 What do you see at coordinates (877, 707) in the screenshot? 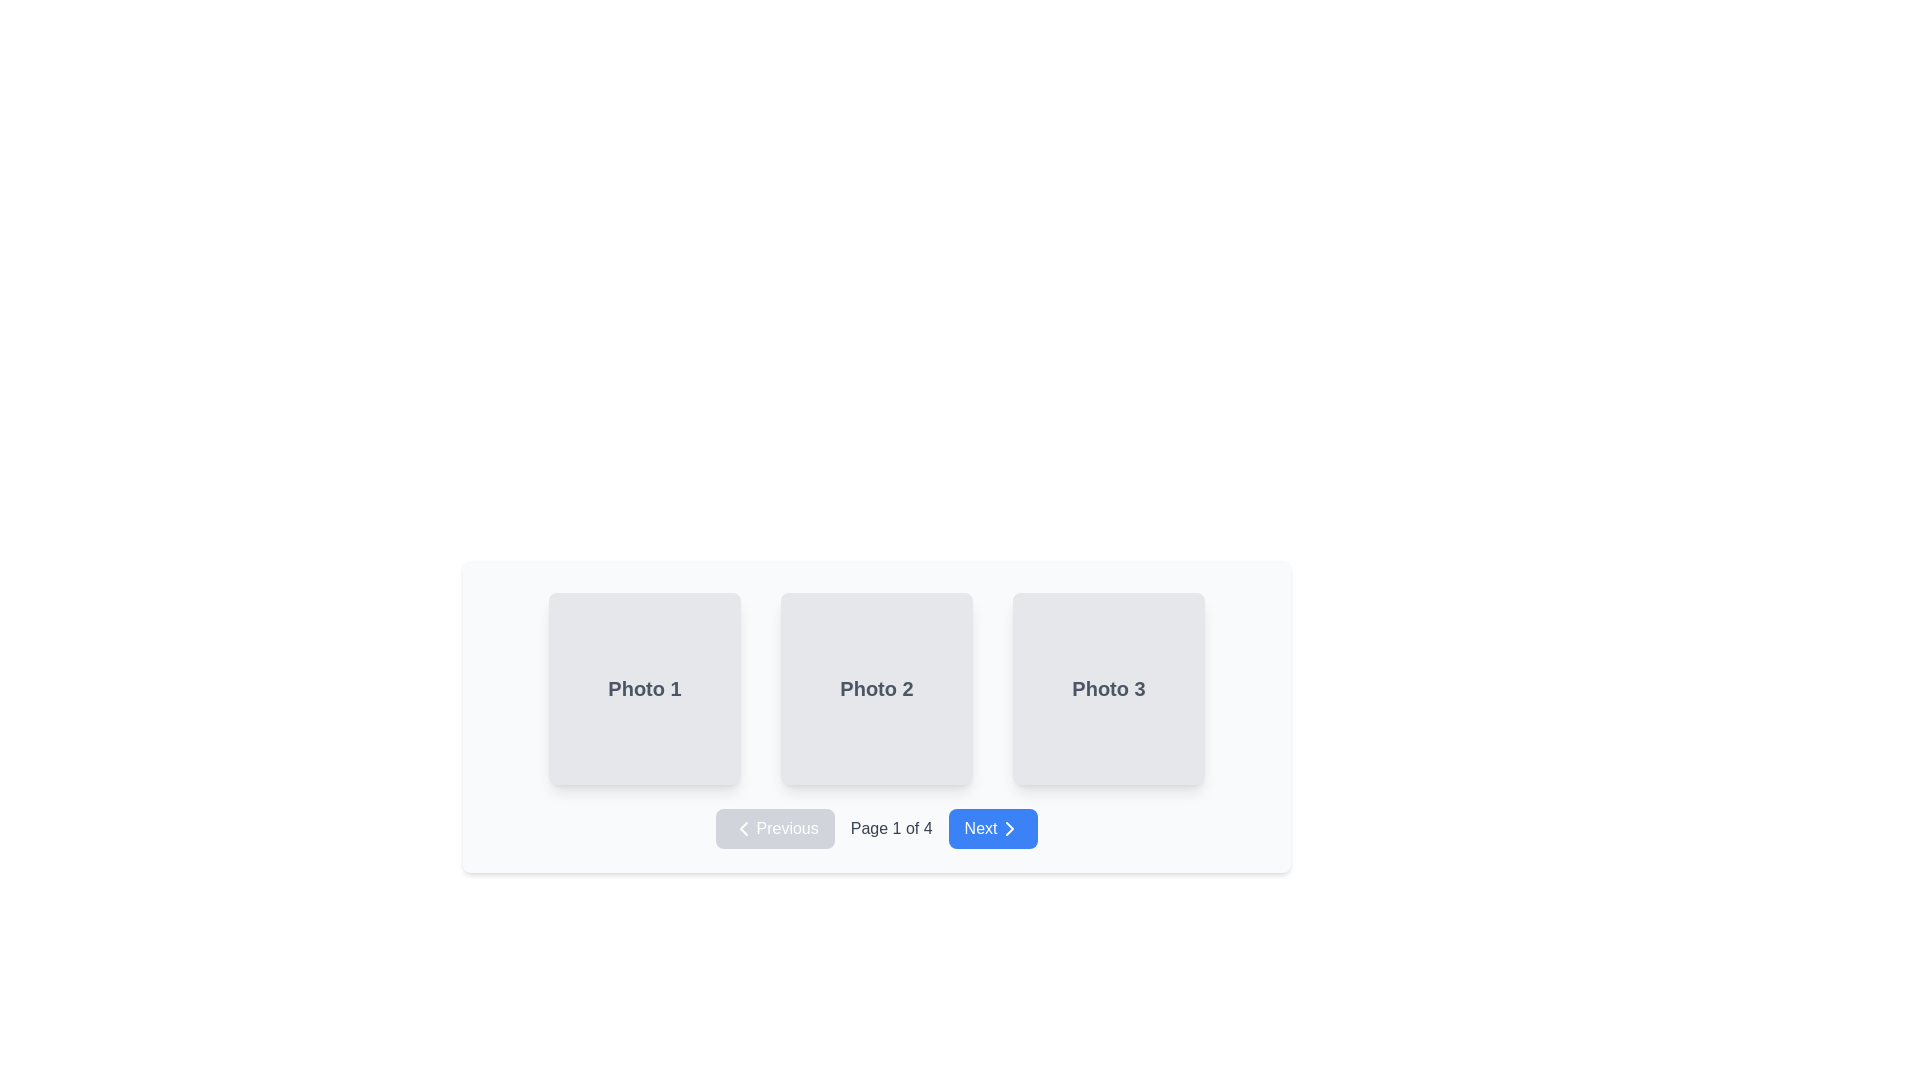
I see `the central UI card that represents an interactive item in the gallery, located between 'Photo 1' and 'Photo 3'` at bounding box center [877, 707].